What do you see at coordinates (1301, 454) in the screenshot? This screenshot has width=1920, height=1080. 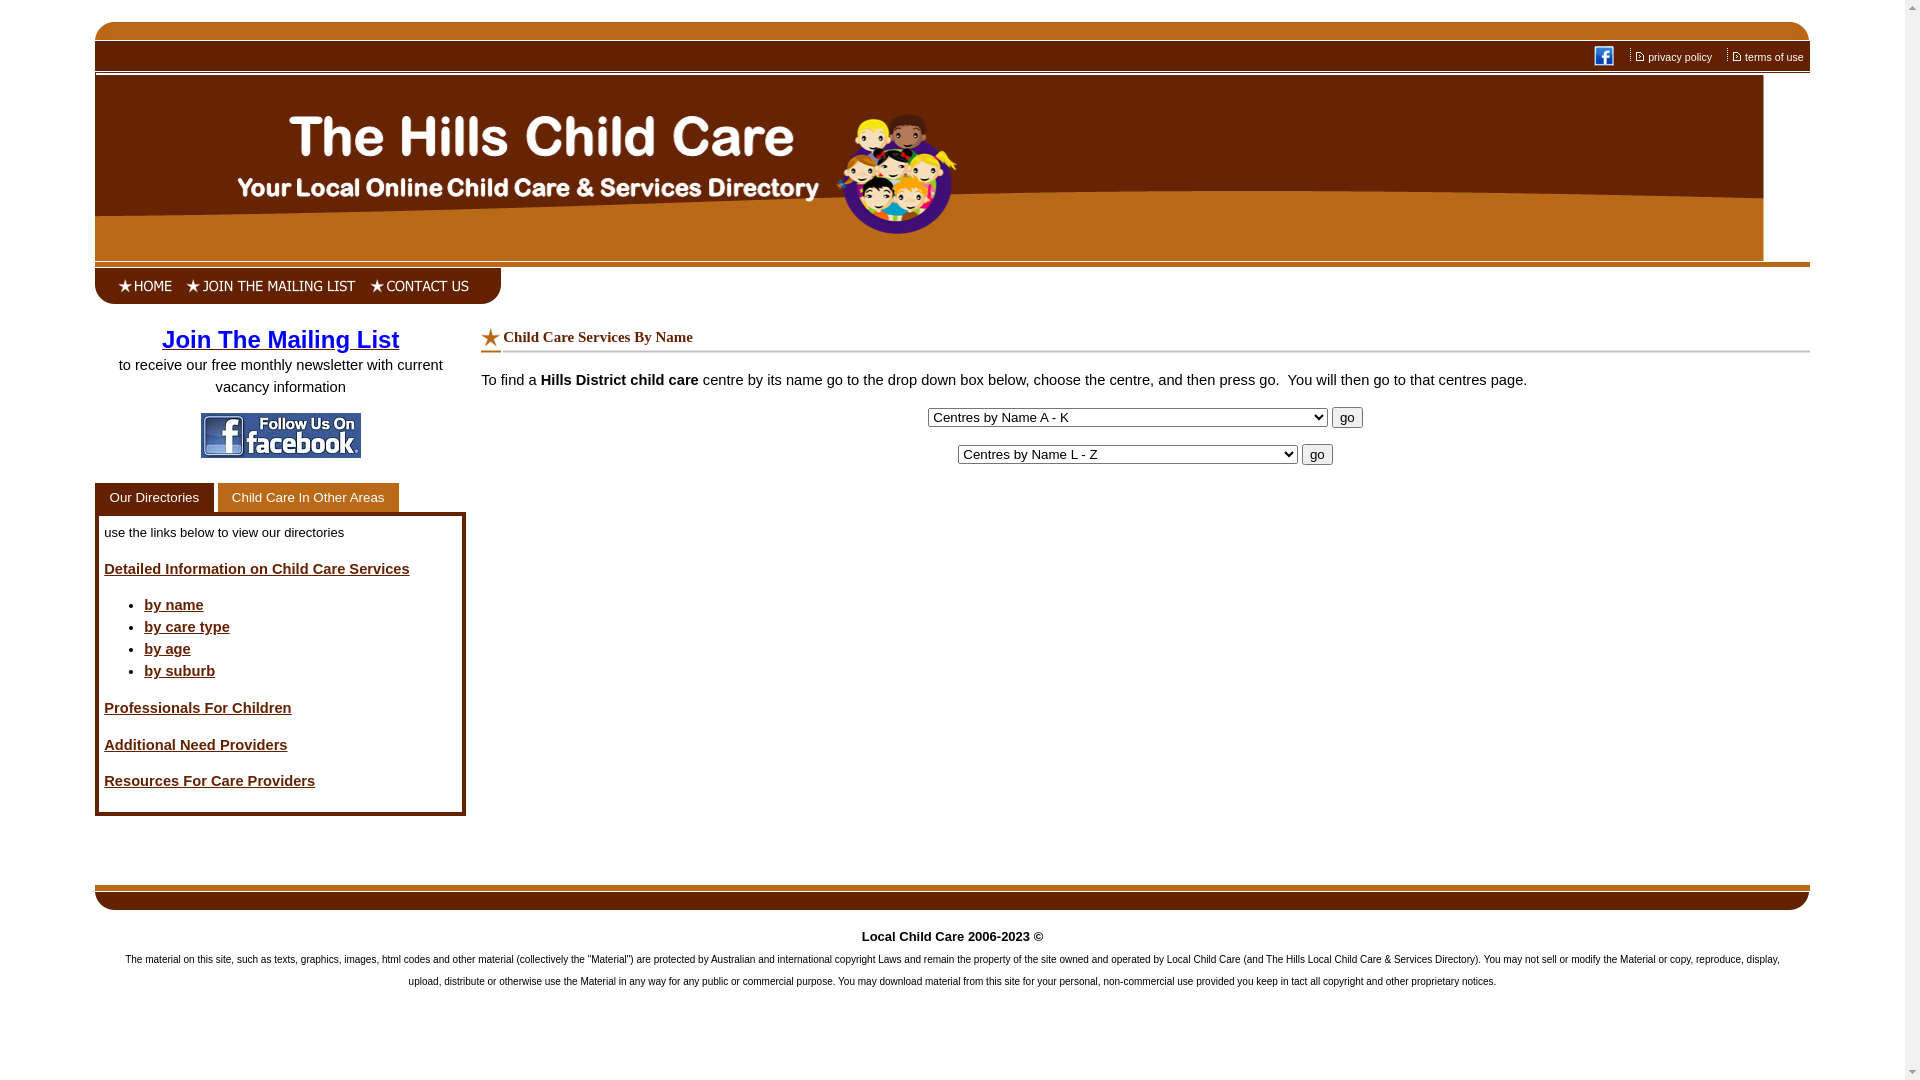 I see `'go'` at bounding box center [1301, 454].